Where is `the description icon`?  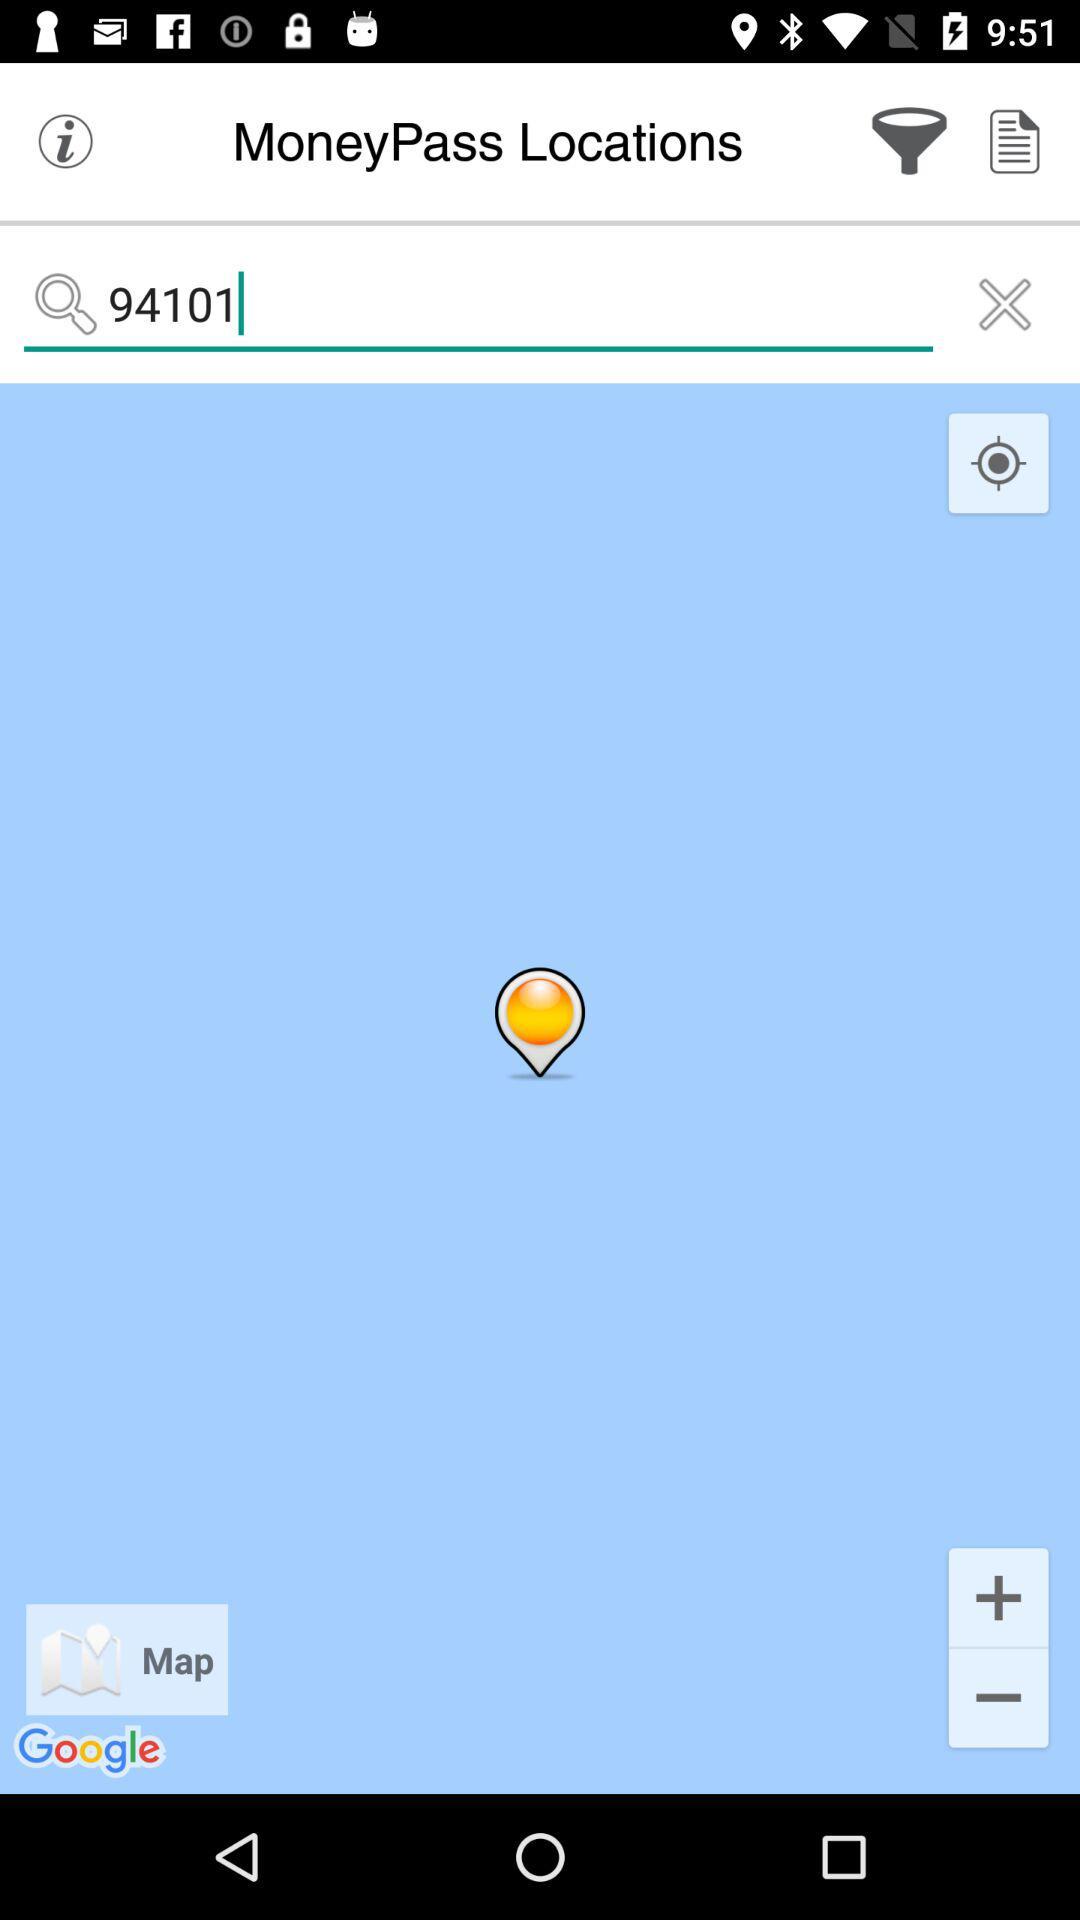 the description icon is located at coordinates (1014, 140).